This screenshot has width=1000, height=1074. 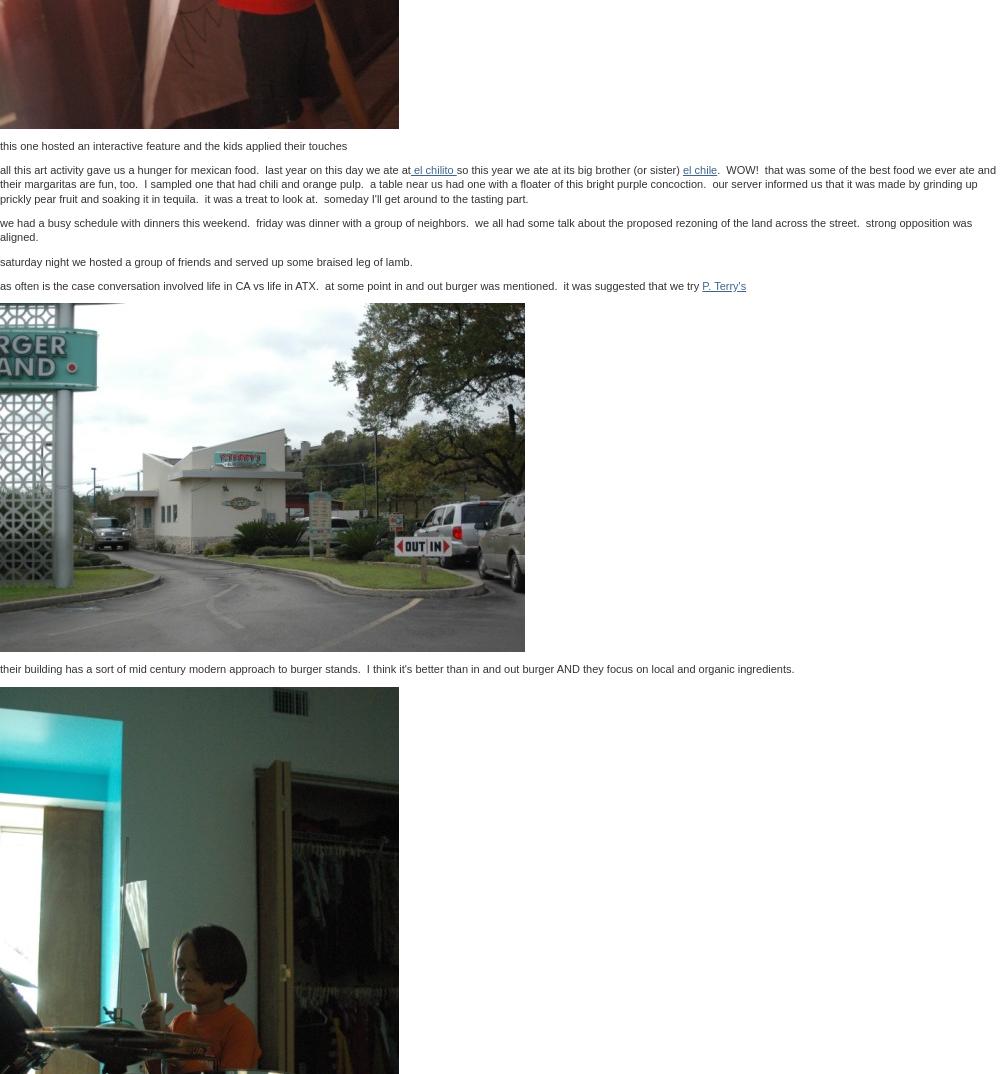 I want to click on 'el chilito', so click(x=433, y=170).